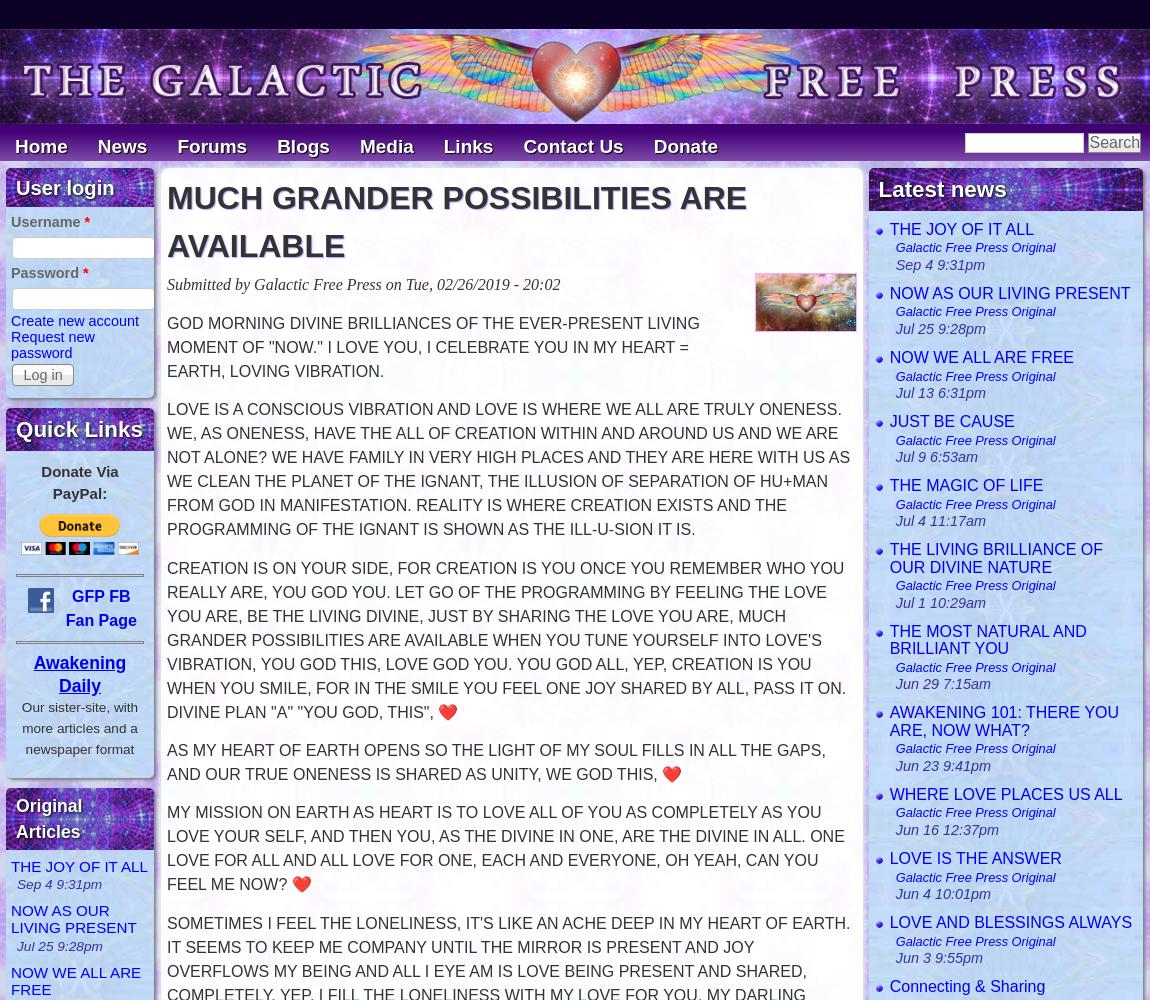 This screenshot has width=1150, height=1000. I want to click on 'THE LIVING BRILLIANCE OF OUR DIVINE NATURE', so click(996, 558).